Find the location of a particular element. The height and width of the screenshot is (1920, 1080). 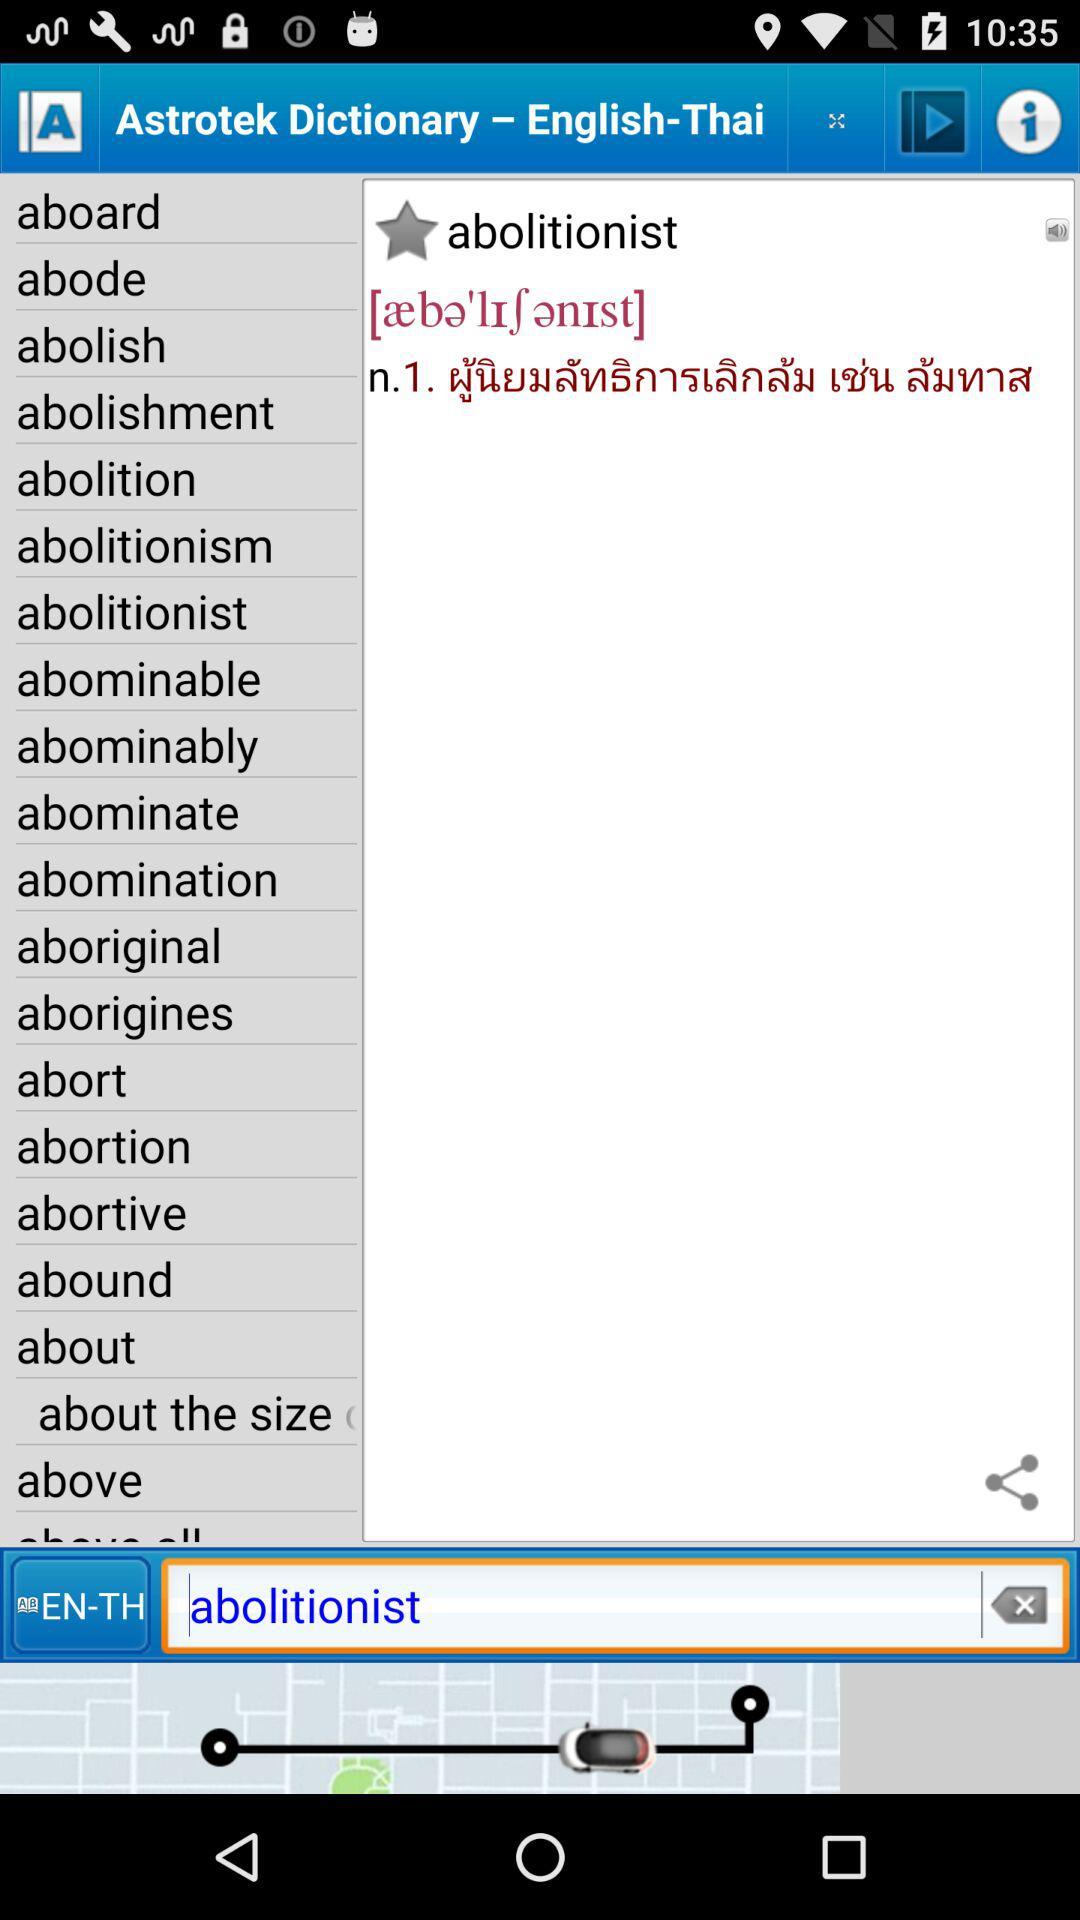

item above aboard icon is located at coordinates (49, 117).